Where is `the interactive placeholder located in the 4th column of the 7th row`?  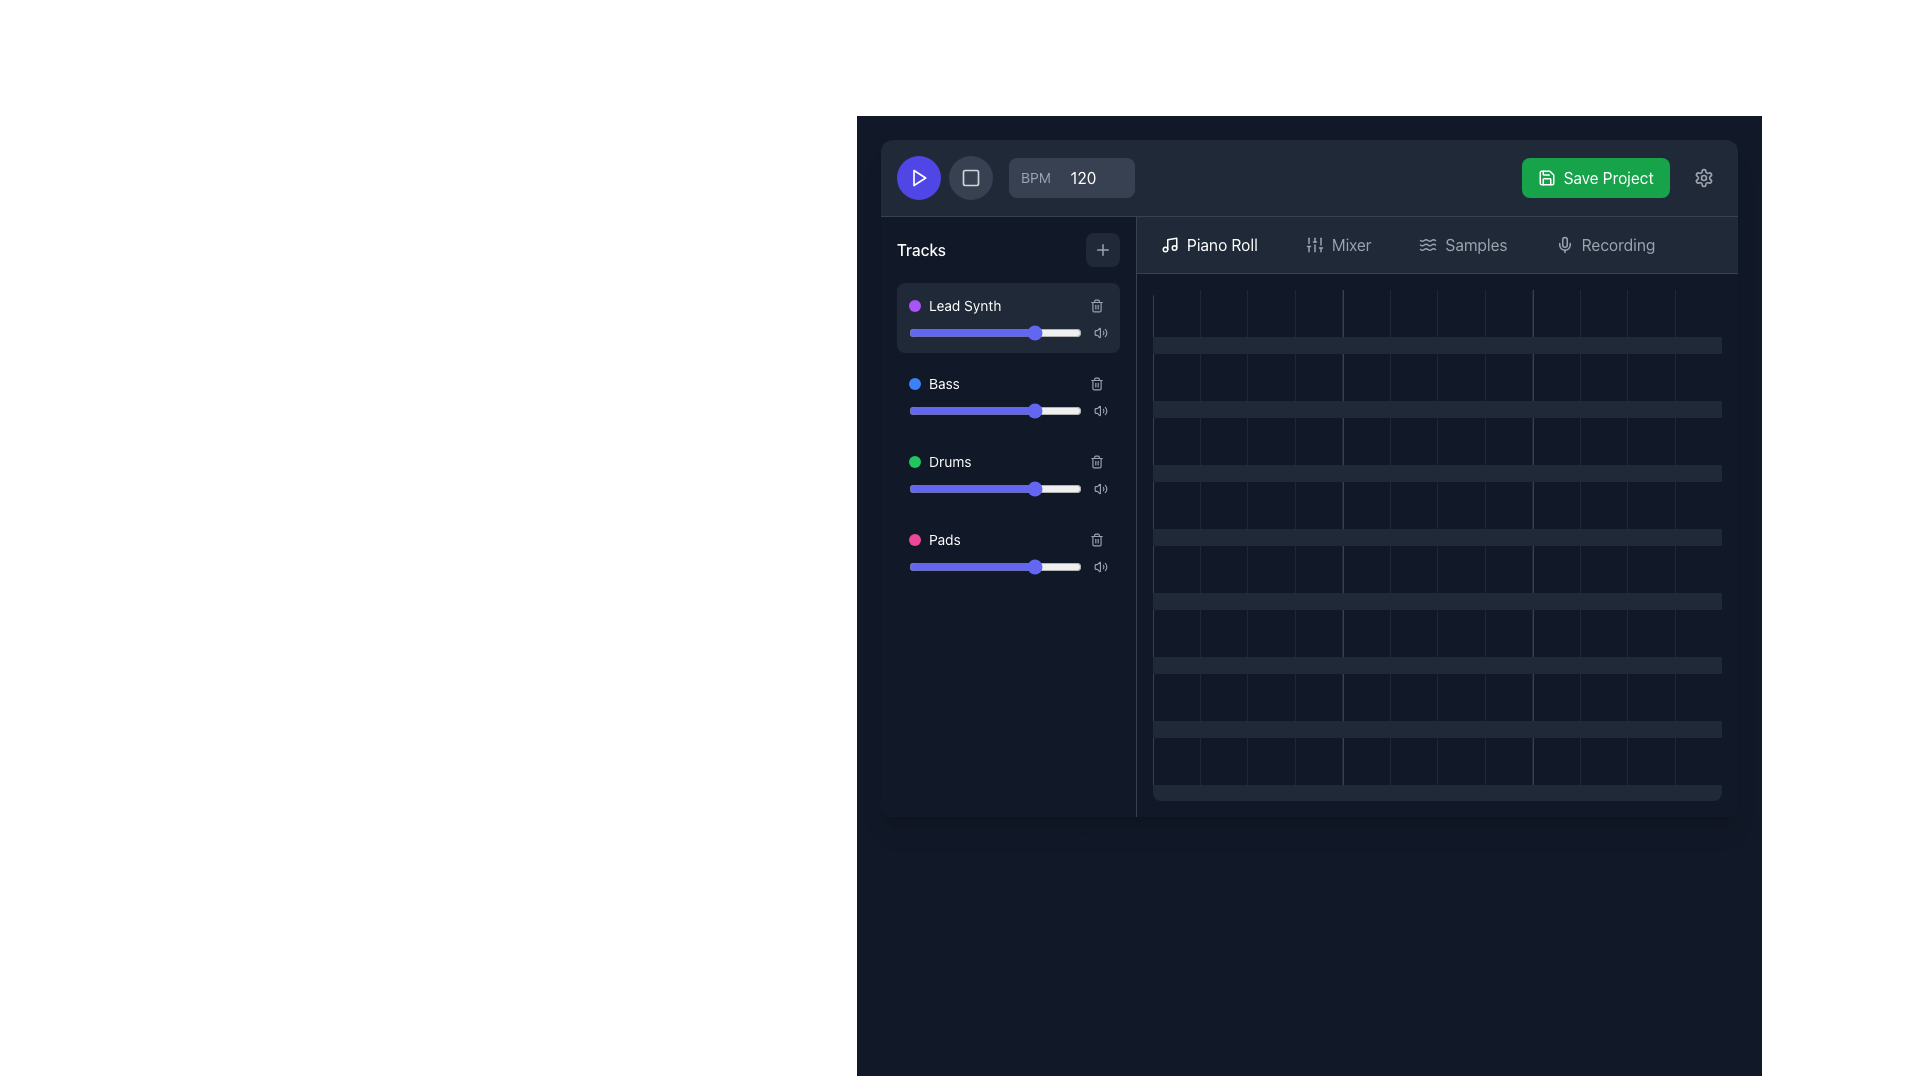
the interactive placeholder located in the 4th column of the 7th row is located at coordinates (1318, 696).